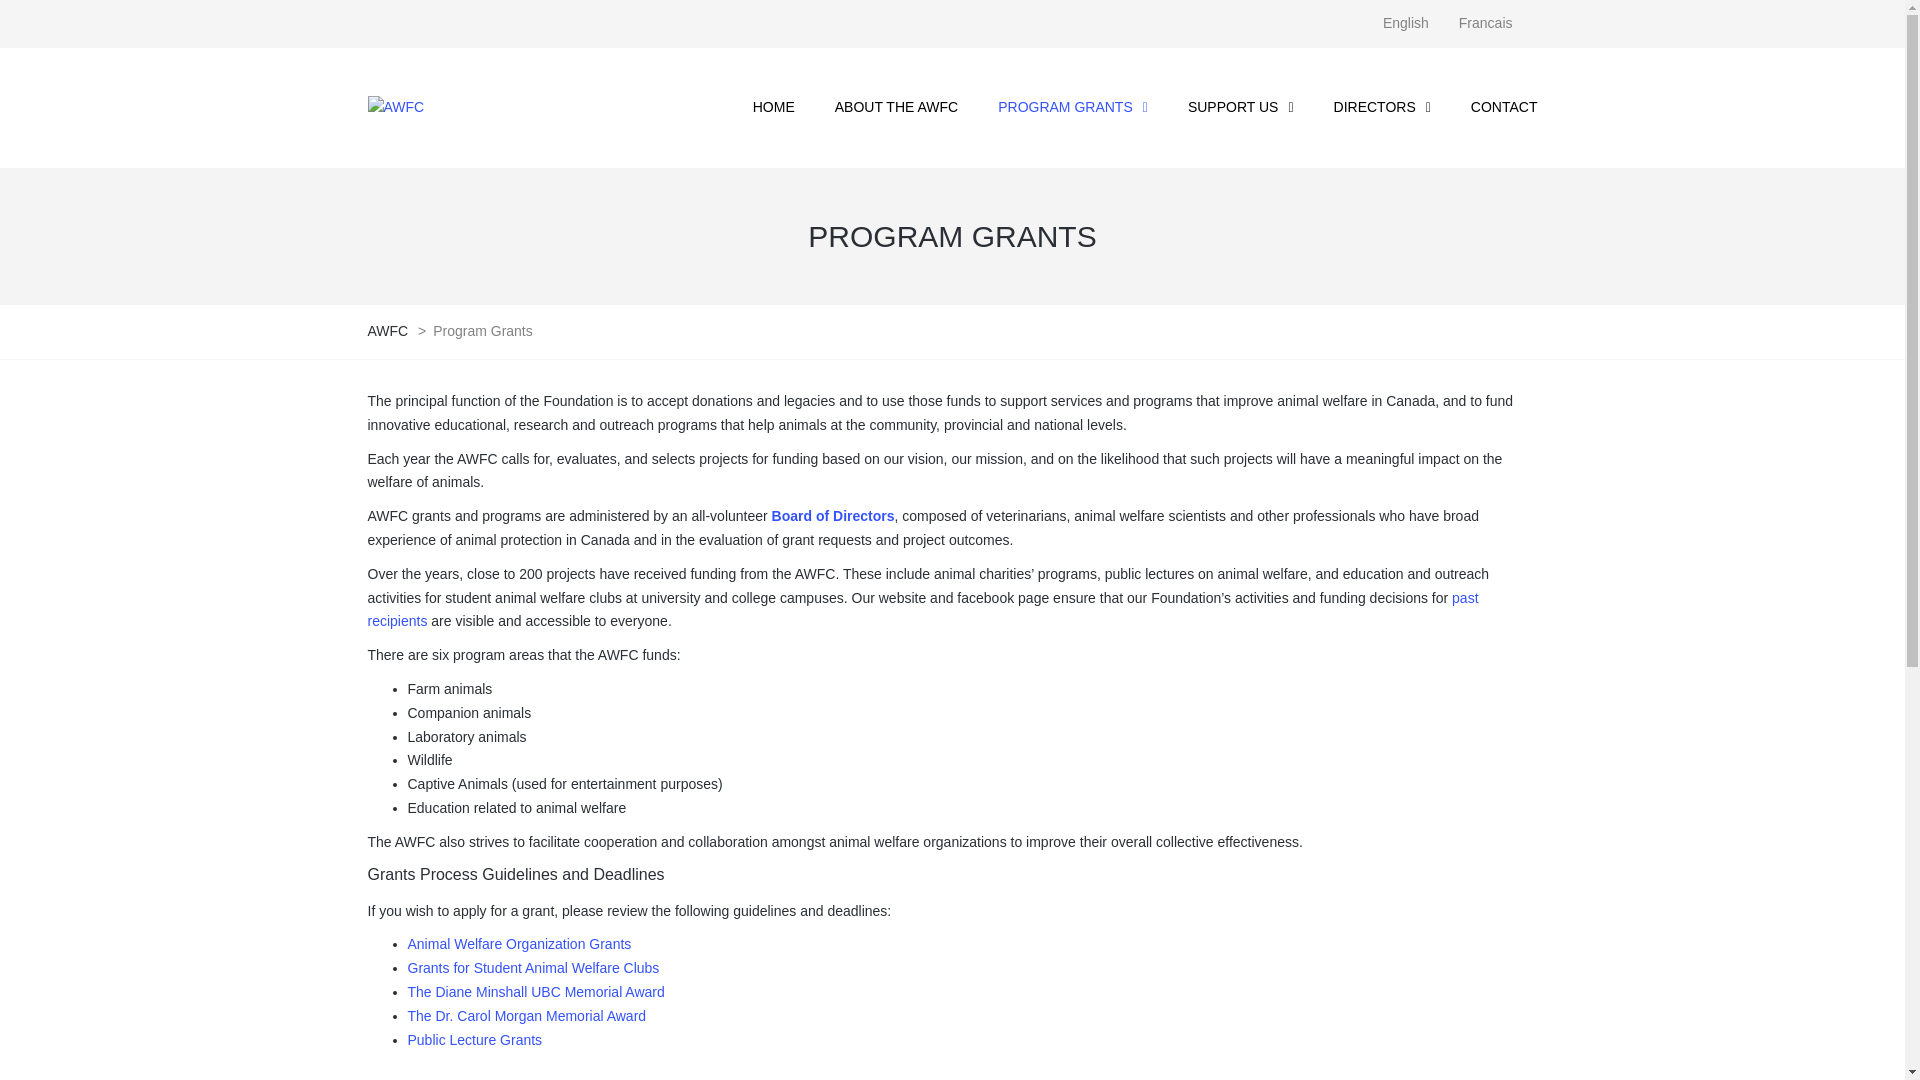 Image resolution: width=1920 pixels, height=1080 pixels. What do you see at coordinates (895, 108) in the screenshot?
I see `'ABOUT THE AWFC'` at bounding box center [895, 108].